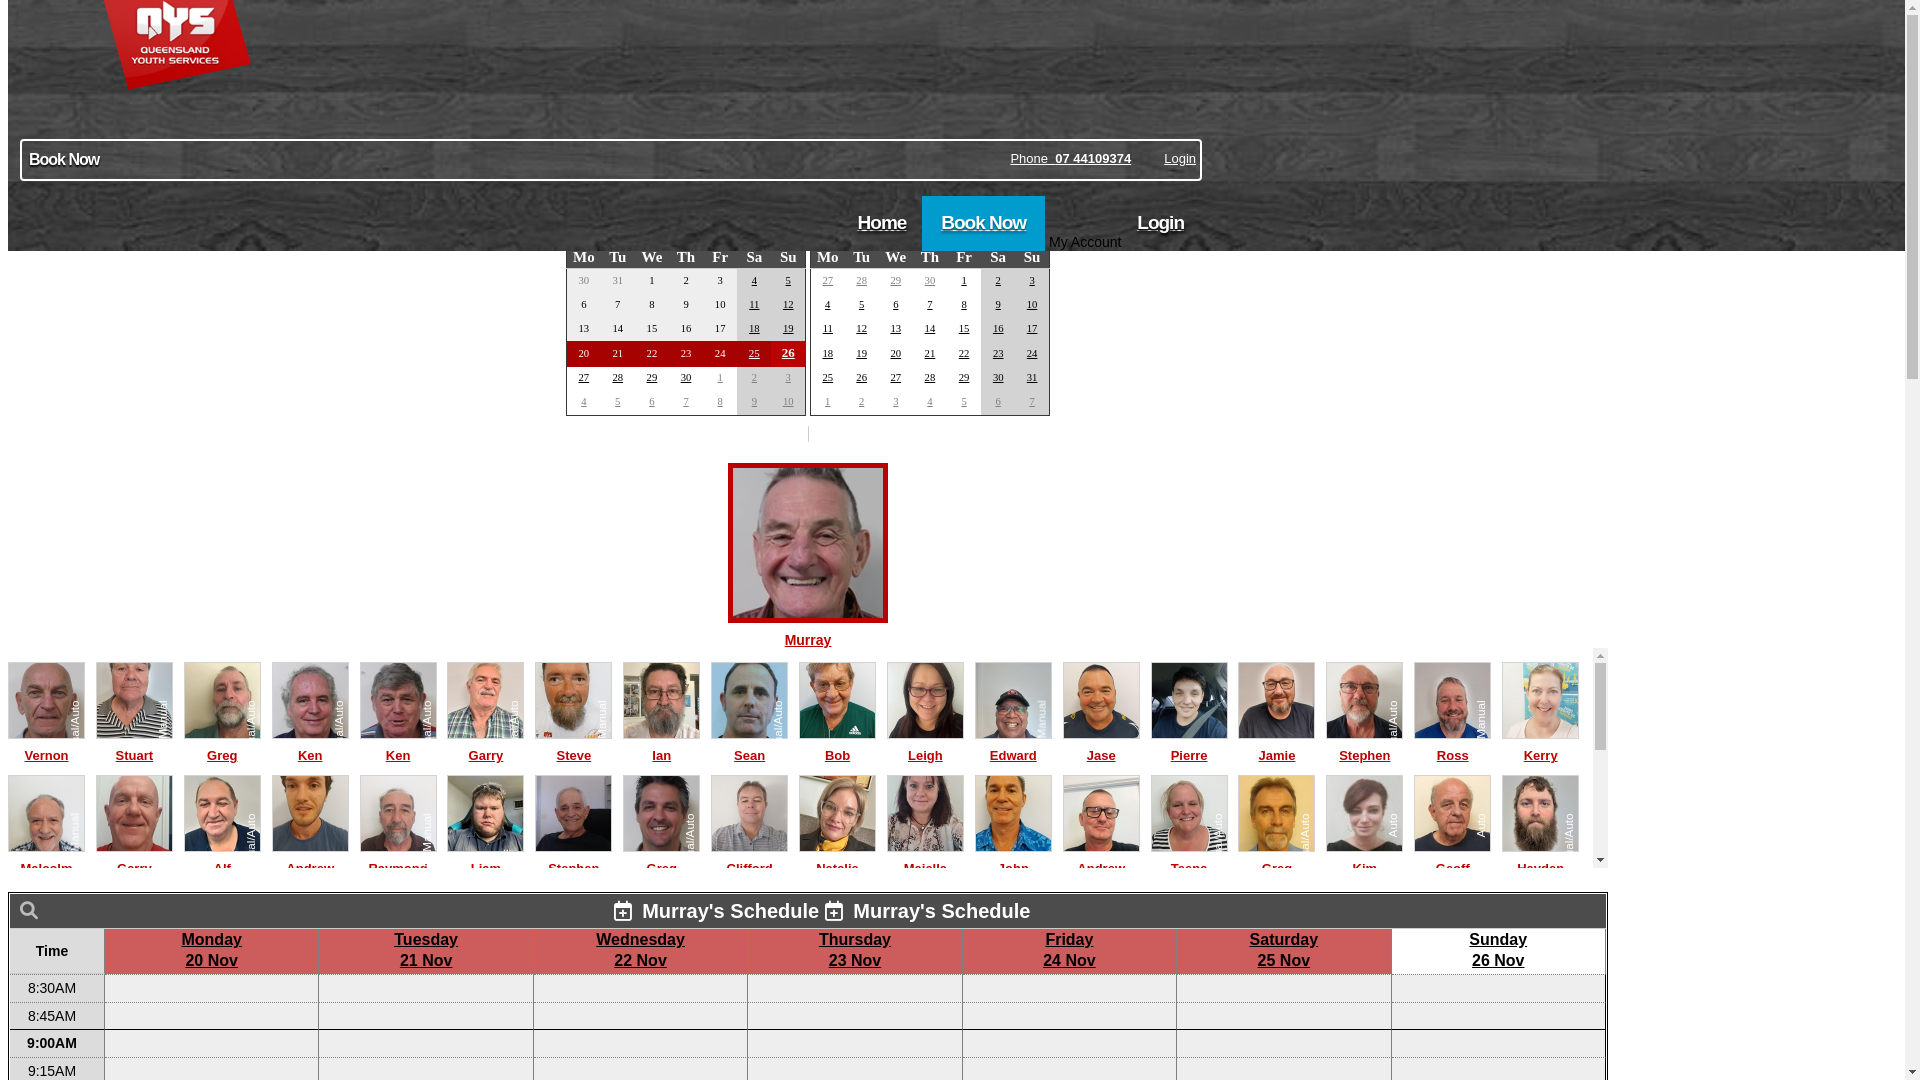 Image resolution: width=1920 pixels, height=1080 pixels. Describe the element at coordinates (622, 857) in the screenshot. I see `'Greg` at that location.